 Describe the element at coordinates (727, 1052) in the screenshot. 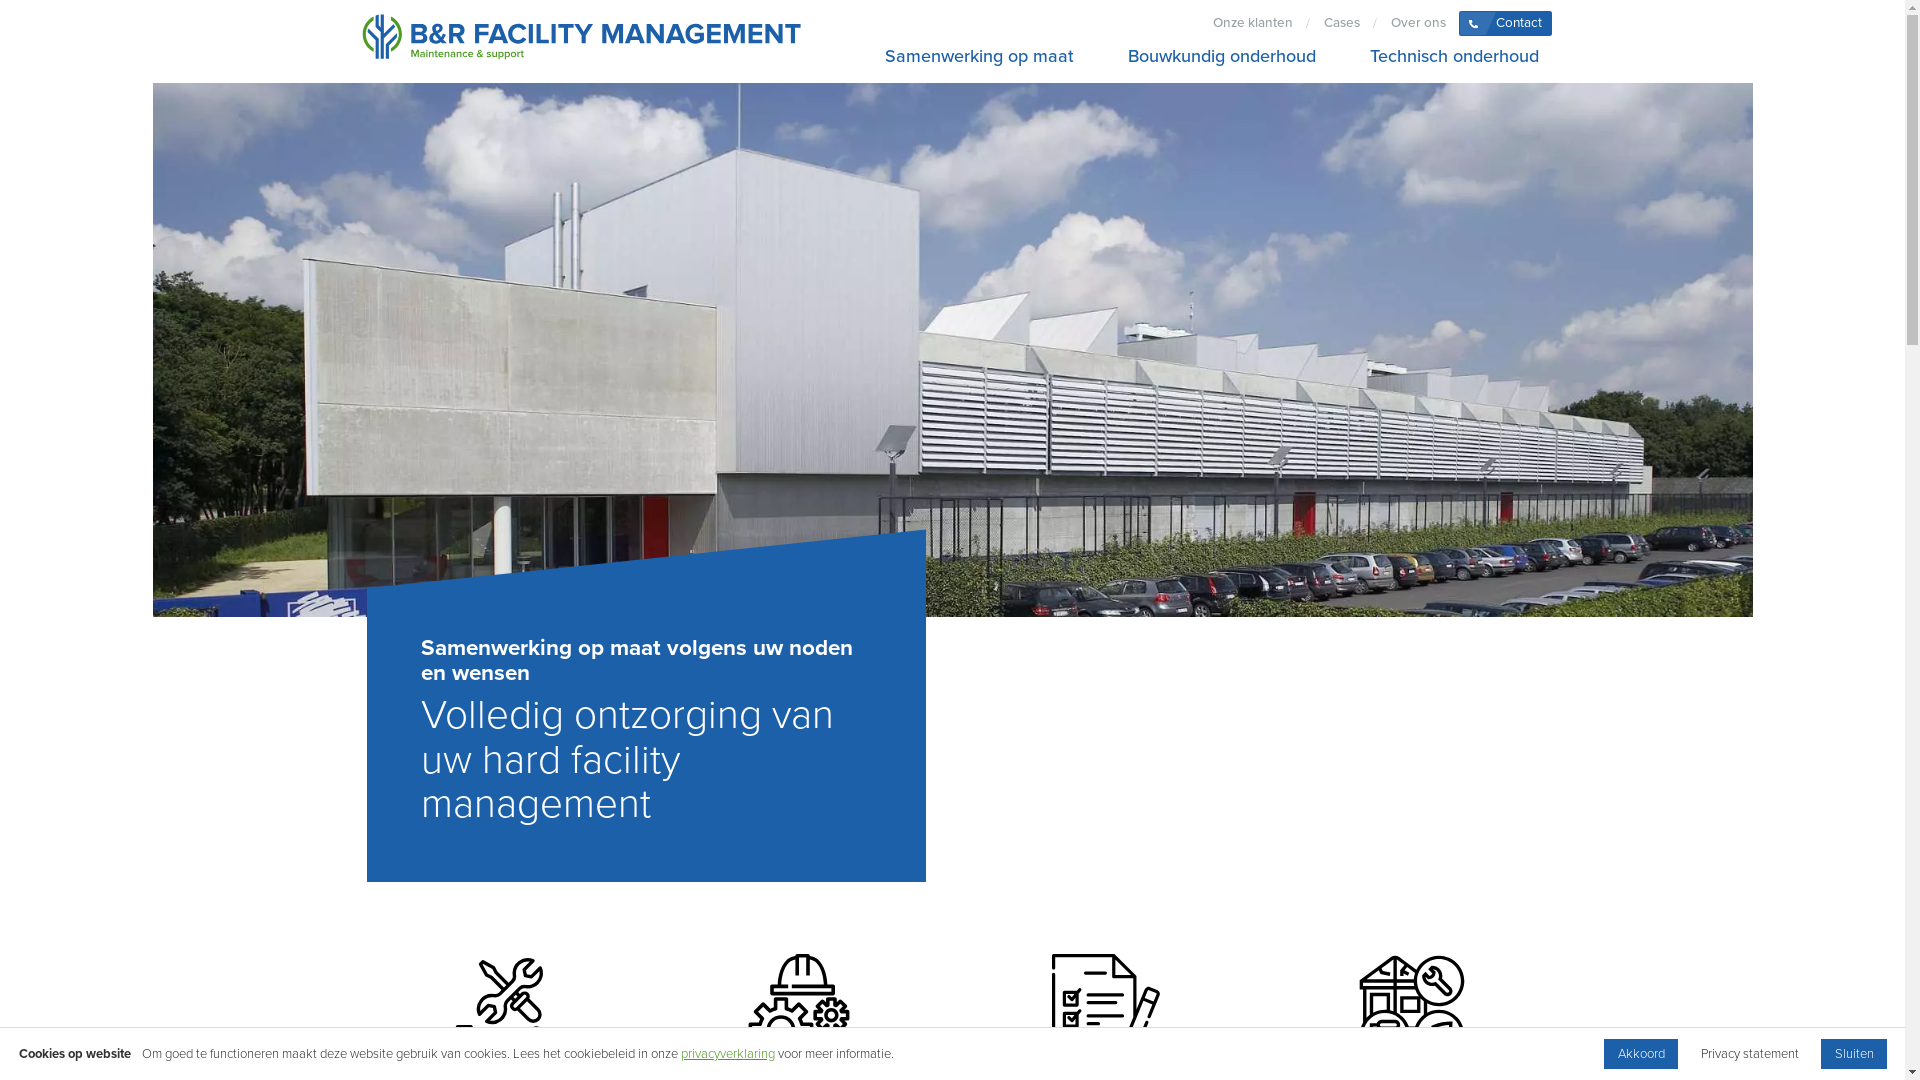

I see `'privacyverklaring'` at that location.